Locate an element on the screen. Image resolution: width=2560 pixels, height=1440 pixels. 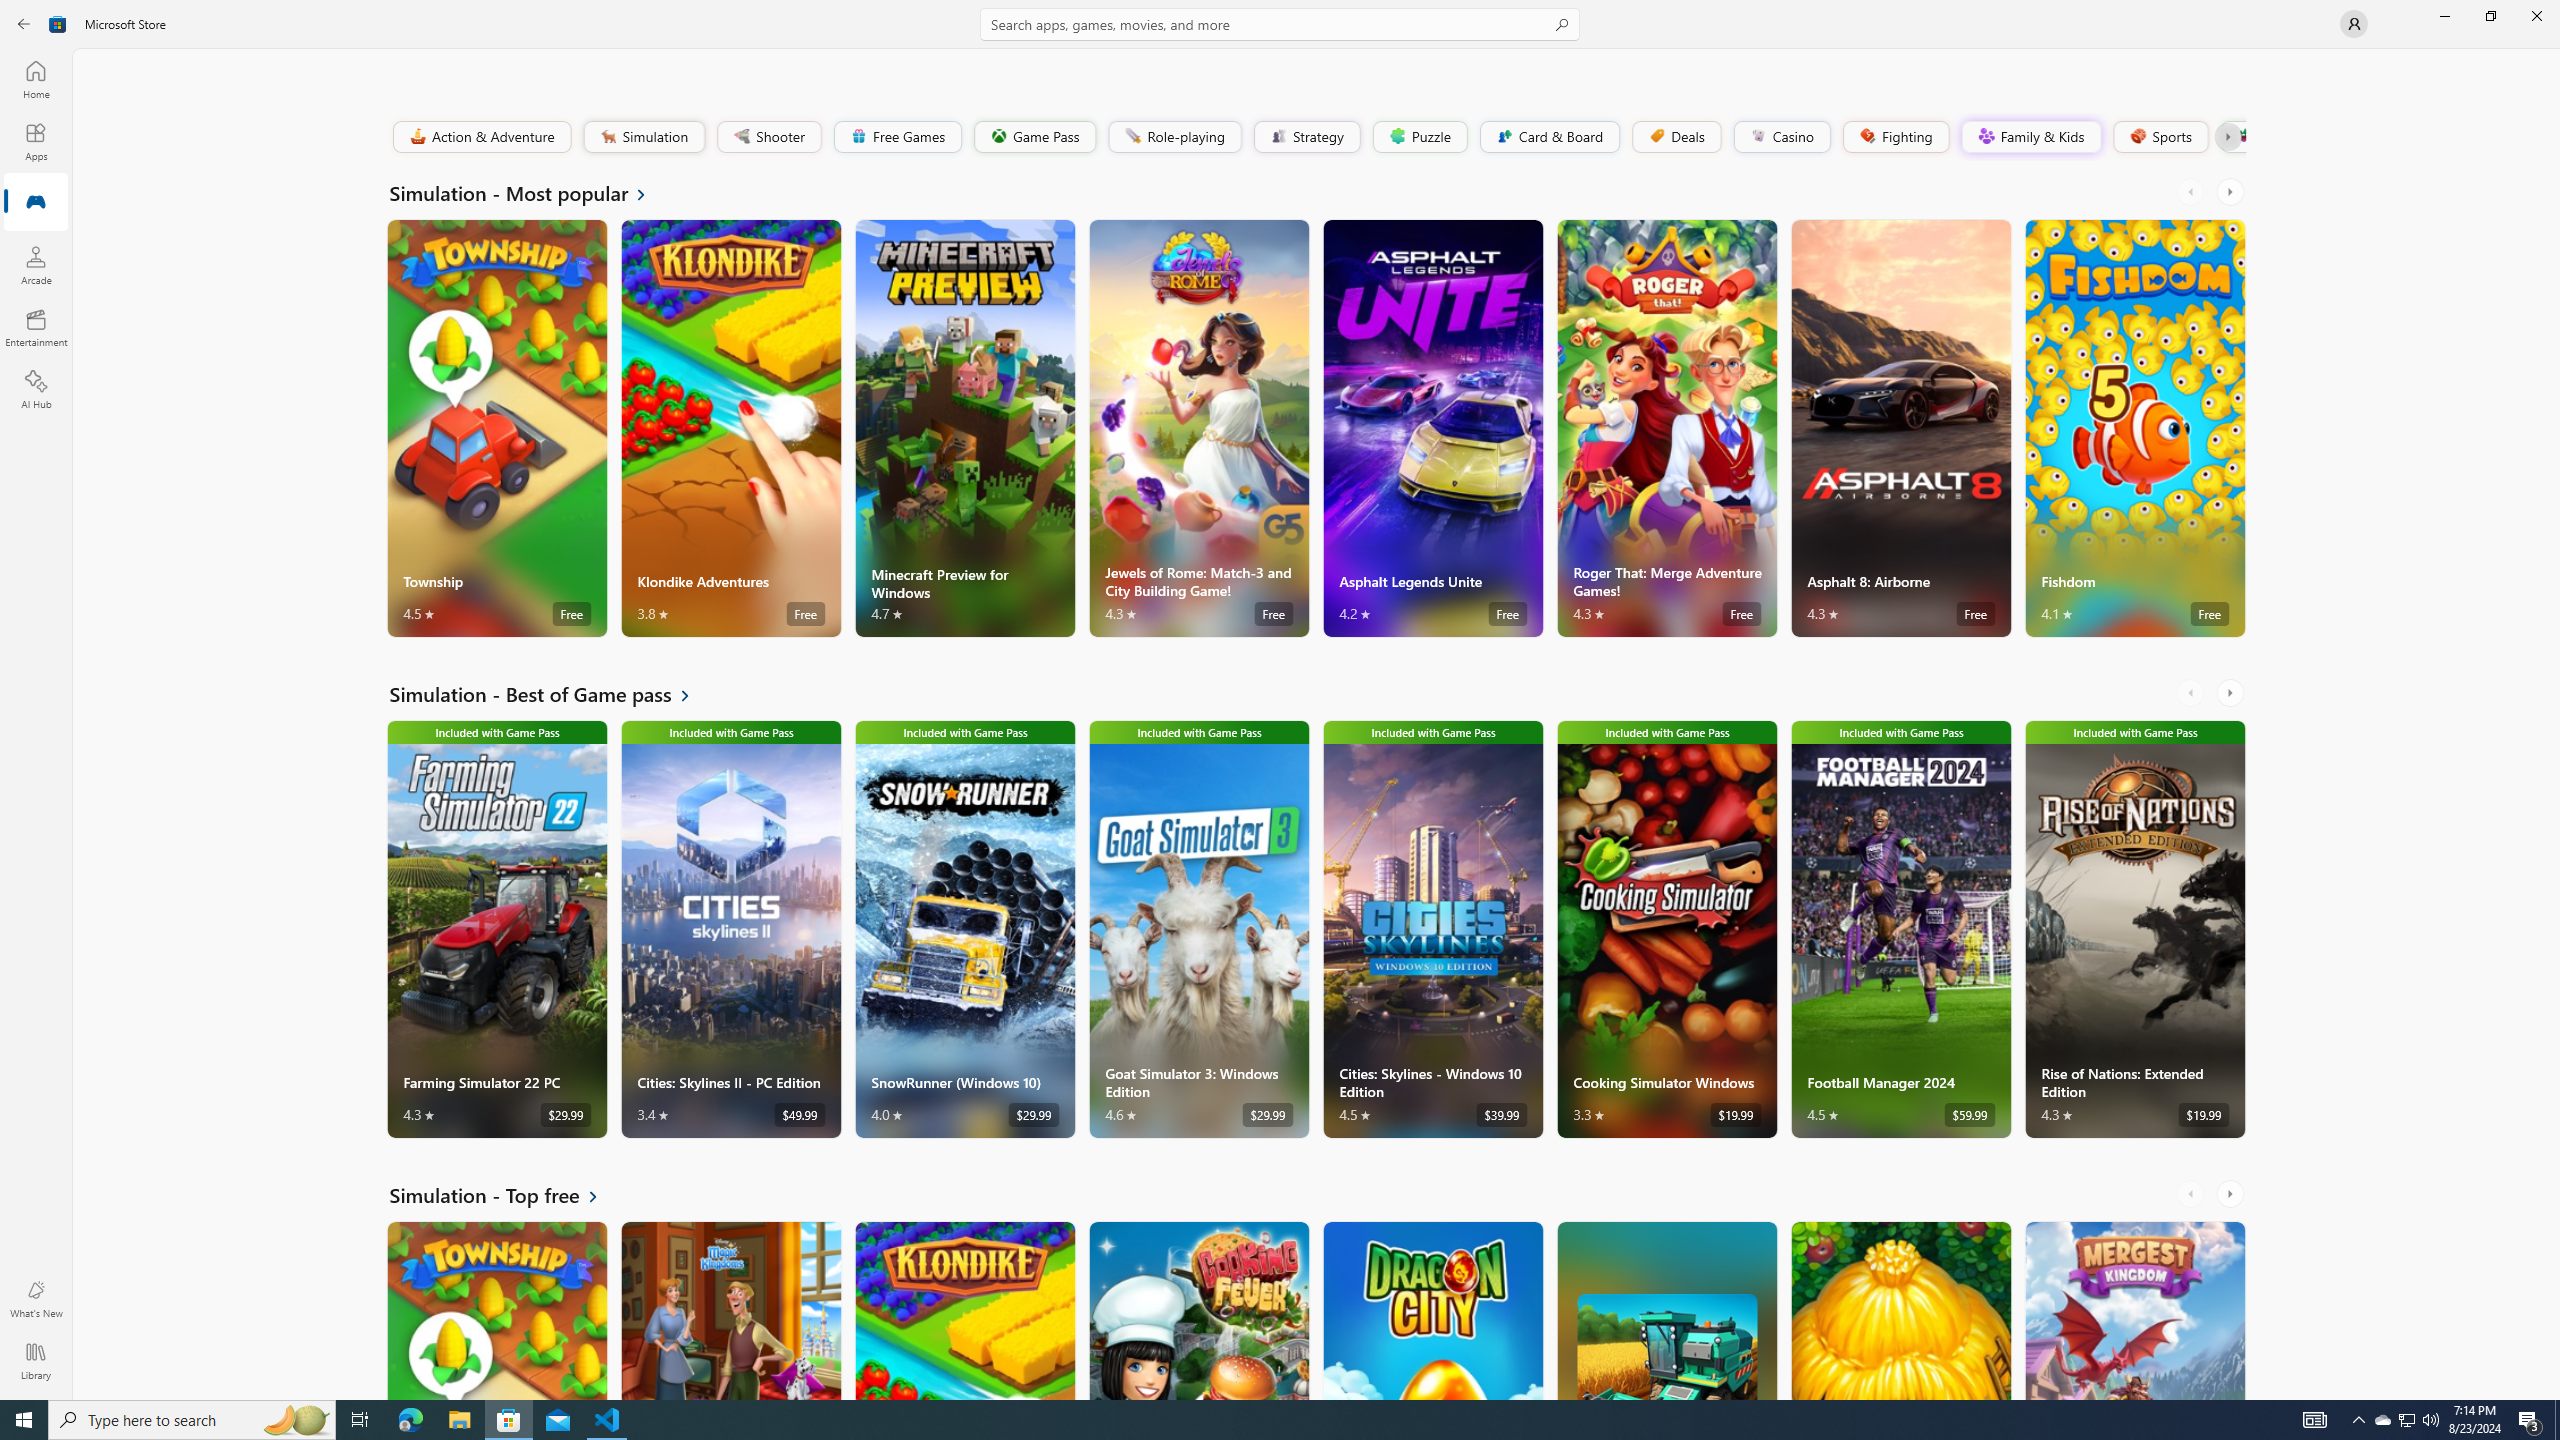
'Card & Board' is located at coordinates (1548, 135).